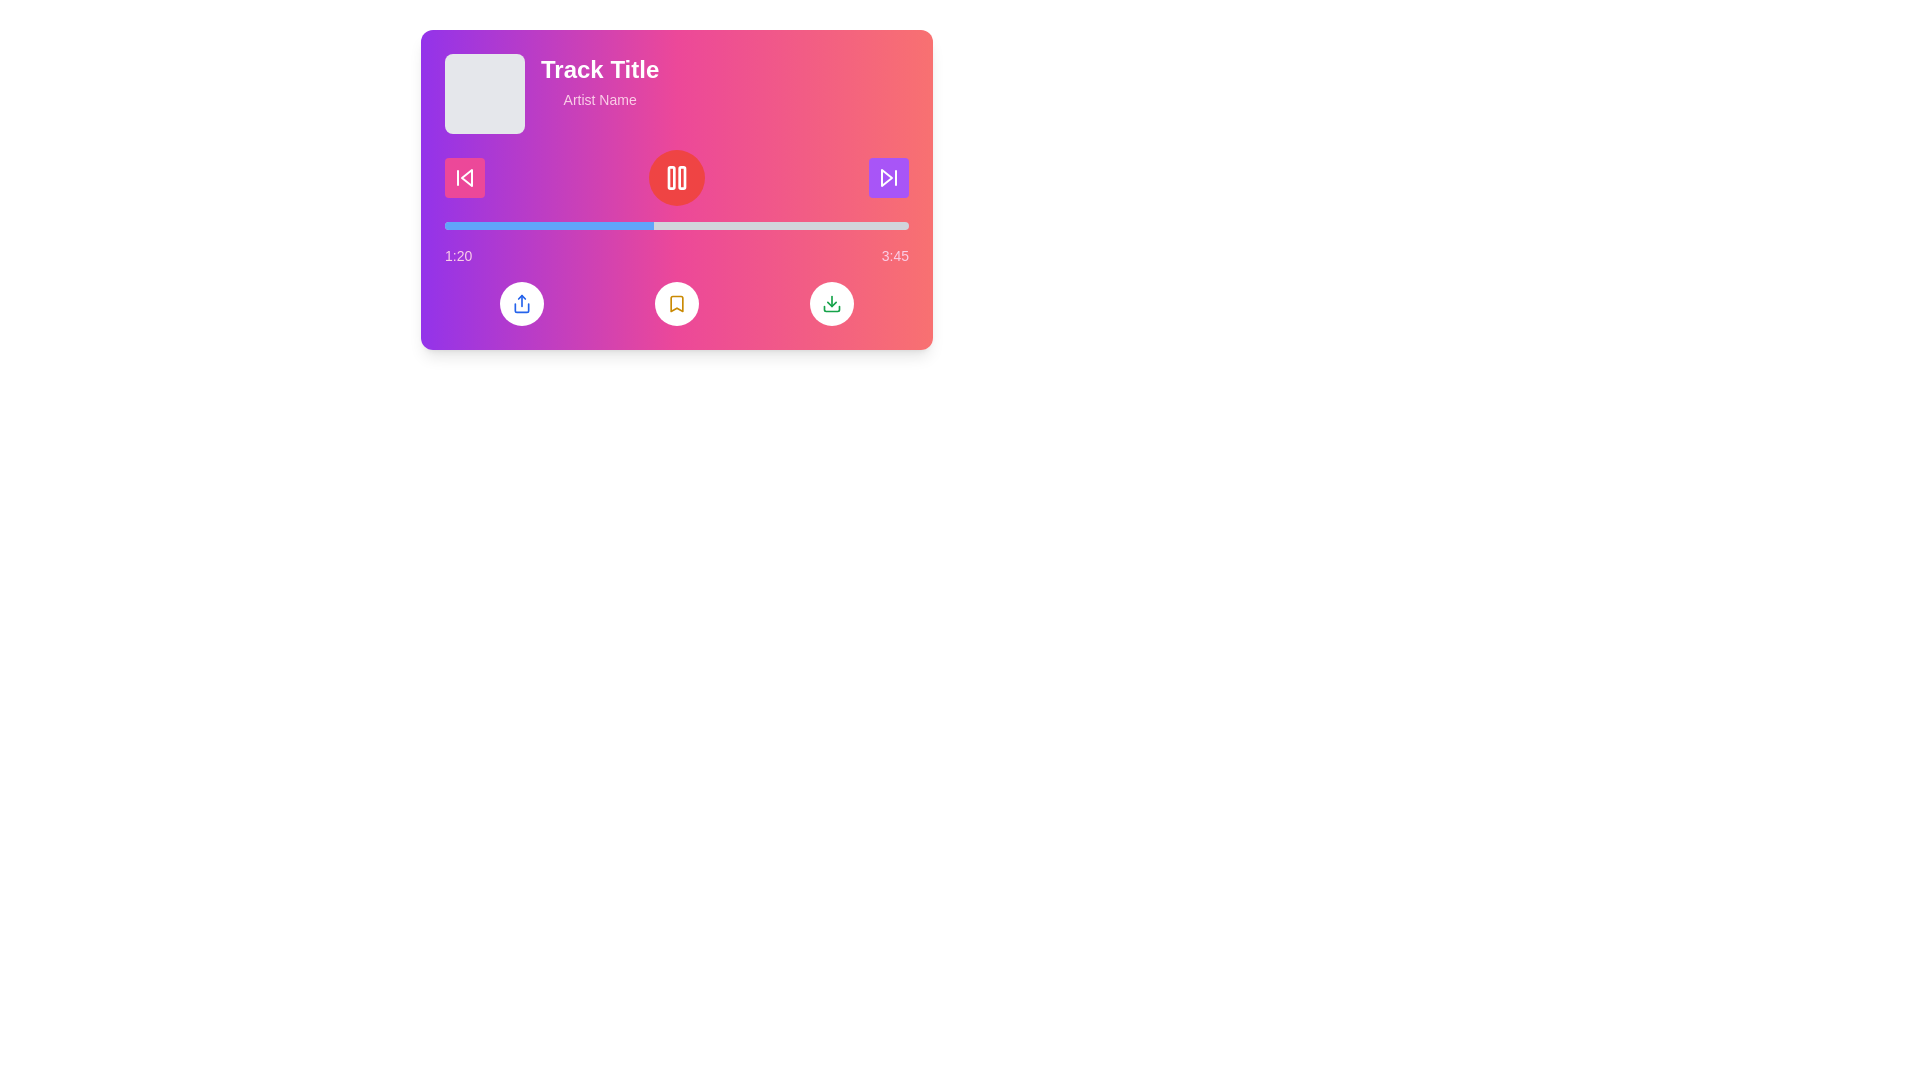 The width and height of the screenshot is (1920, 1080). Describe the element at coordinates (676, 304) in the screenshot. I see `the middle circular button for bookmarking located beneath the progress bar of the media player interface` at that location.